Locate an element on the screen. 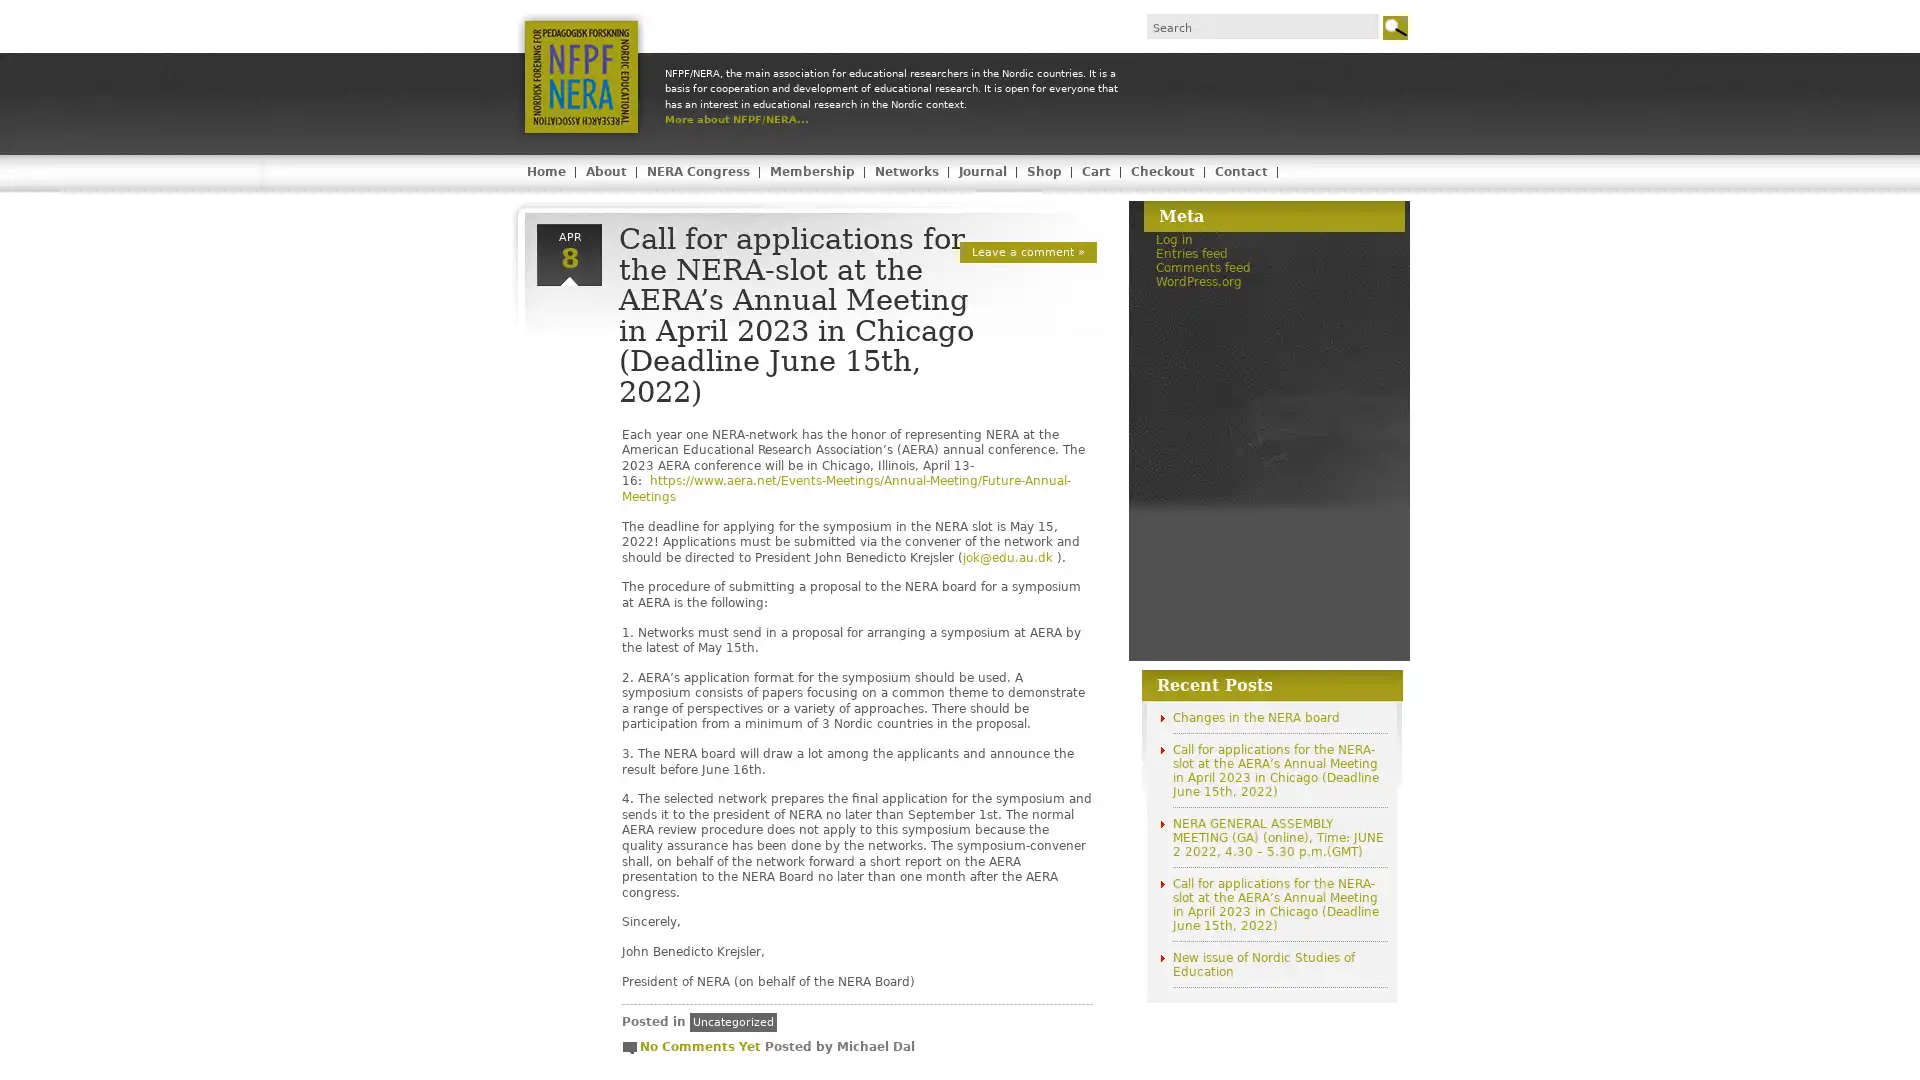  Go is located at coordinates (1394, 27).